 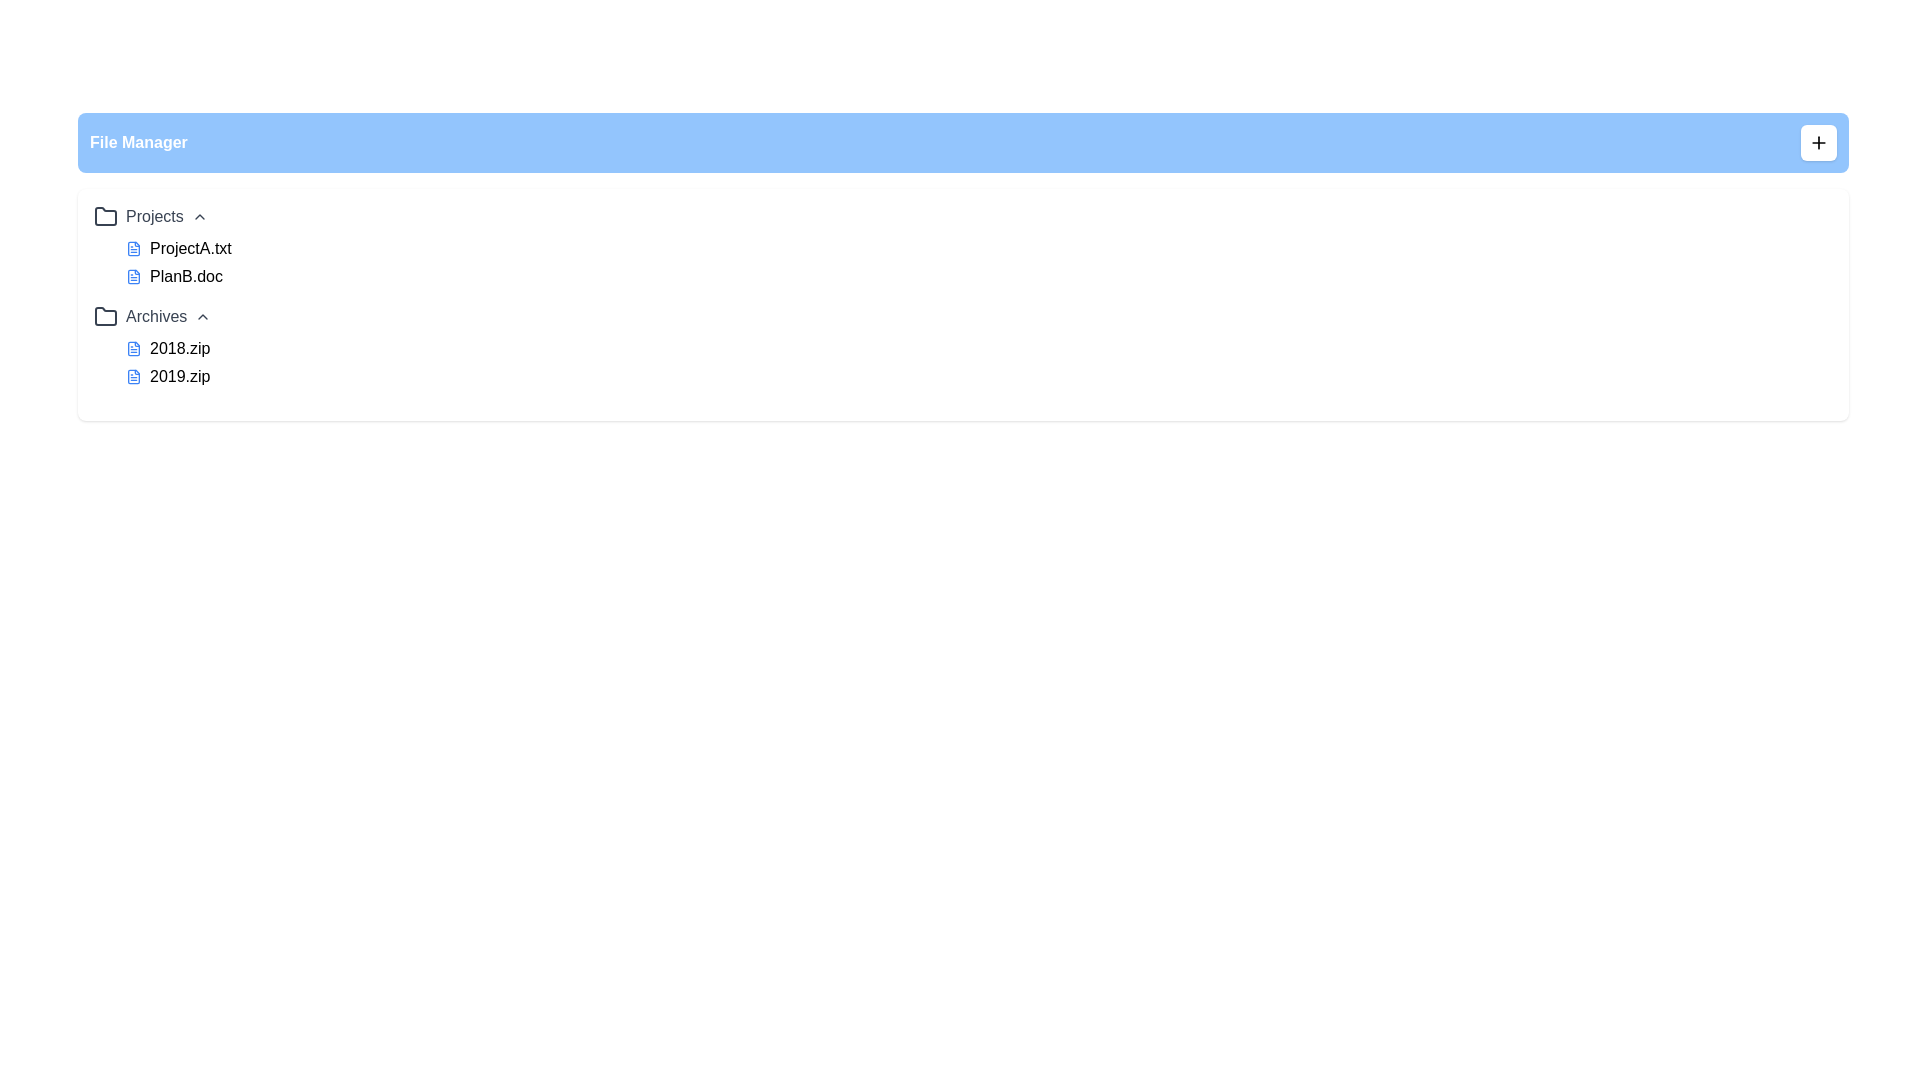 I want to click on the 'Archives' text label located under the 'Projects' section in the file manager module, so click(x=155, y=315).